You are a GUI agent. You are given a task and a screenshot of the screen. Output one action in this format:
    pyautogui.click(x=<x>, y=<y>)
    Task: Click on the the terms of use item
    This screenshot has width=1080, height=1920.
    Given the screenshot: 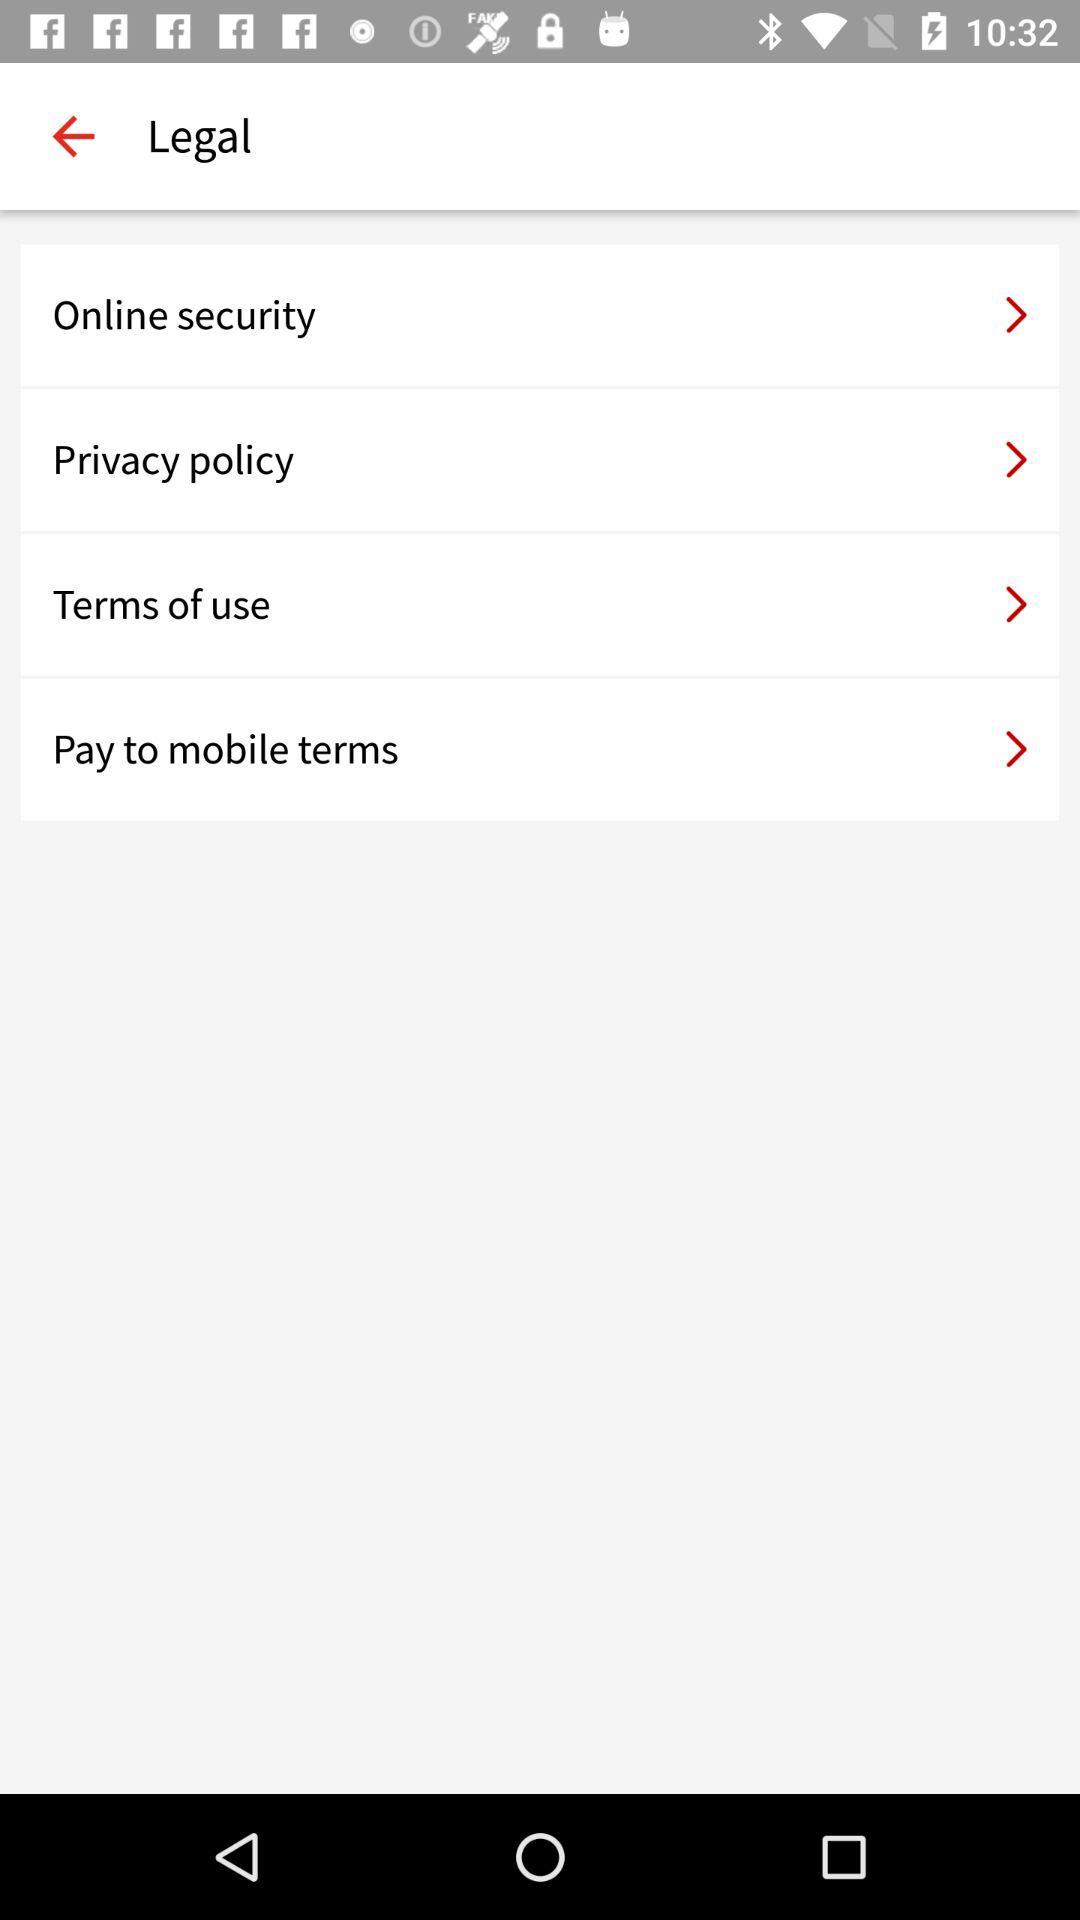 What is the action you would take?
    pyautogui.click(x=540, y=603)
    